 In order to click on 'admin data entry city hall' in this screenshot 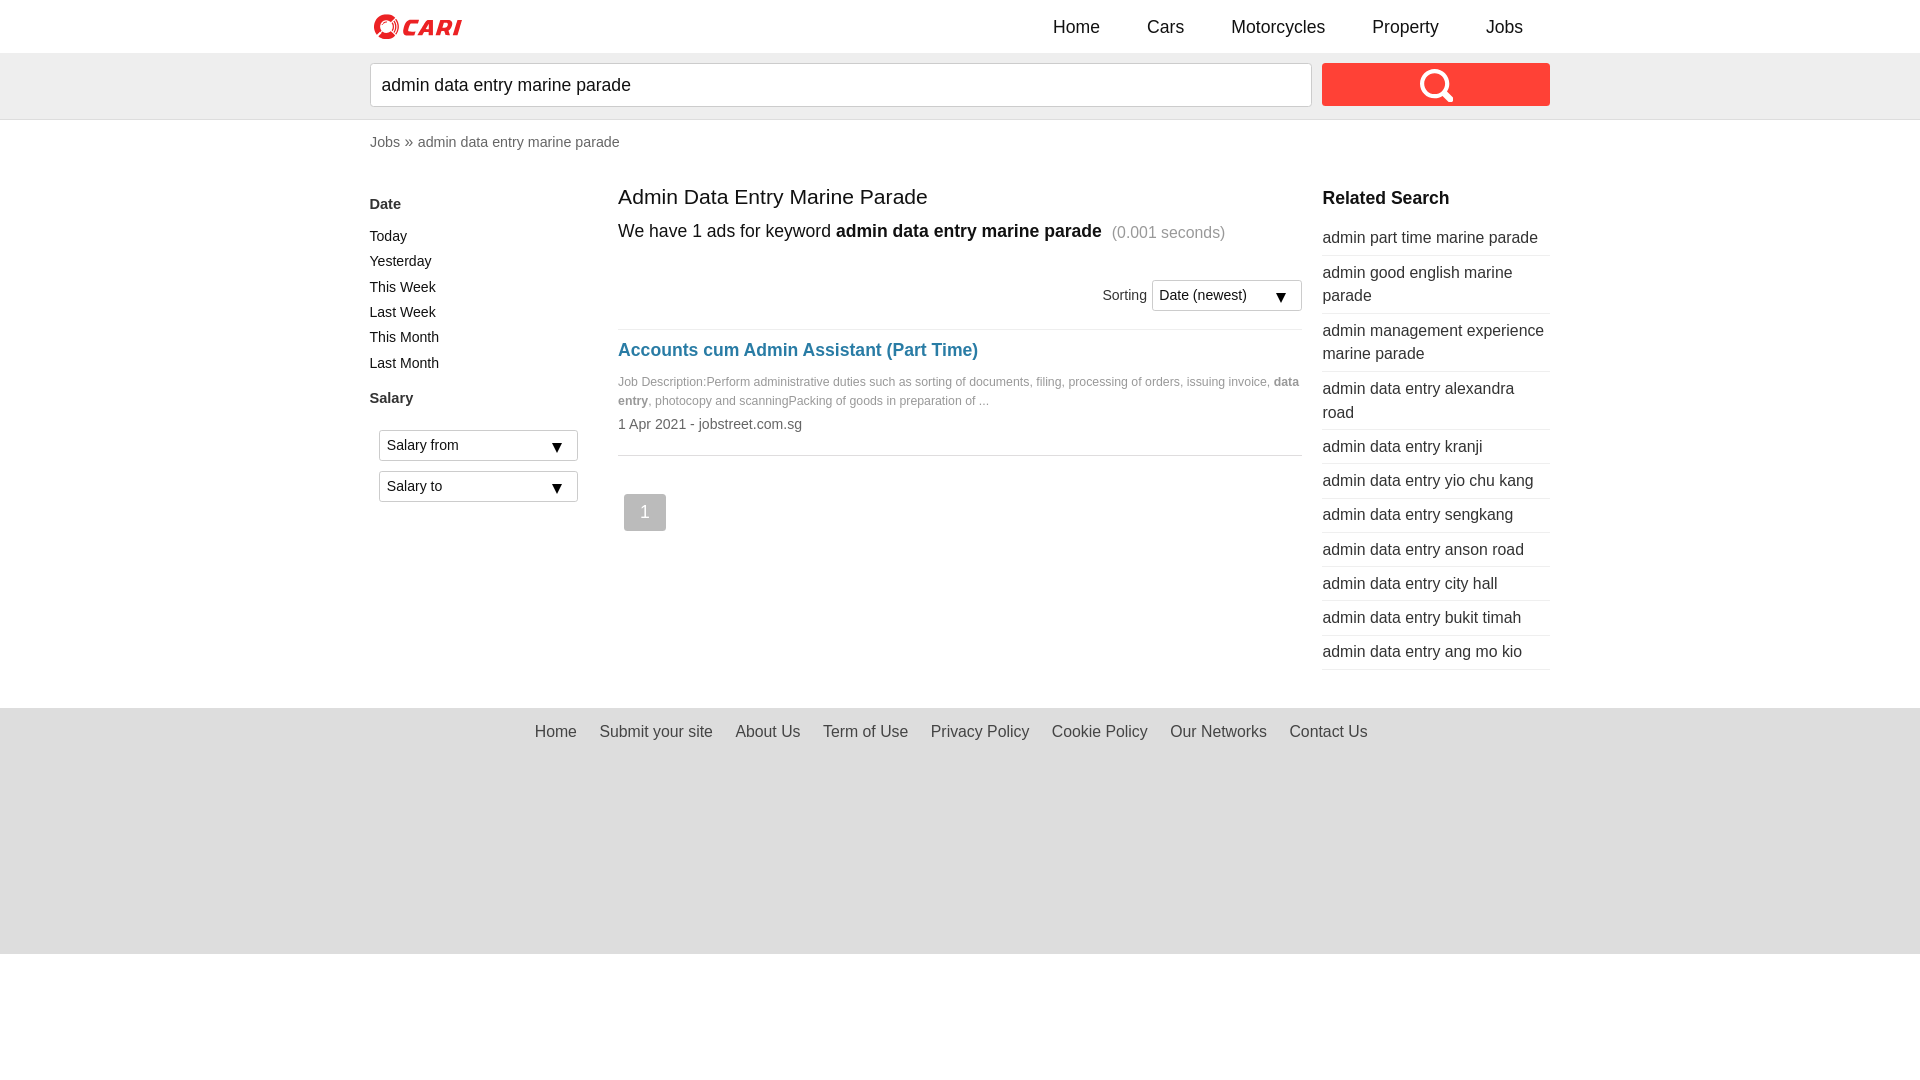, I will do `click(1321, 583)`.